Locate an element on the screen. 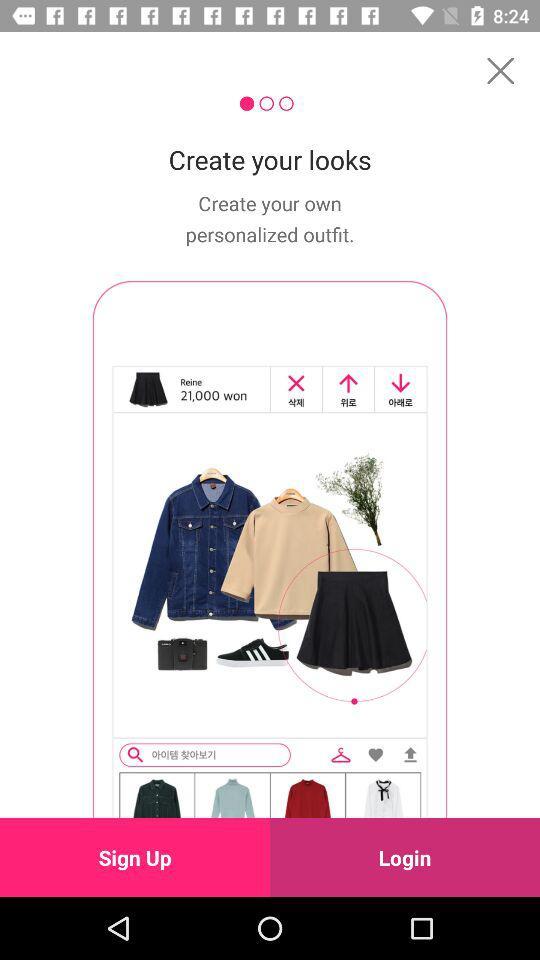  sign up icon is located at coordinates (135, 856).